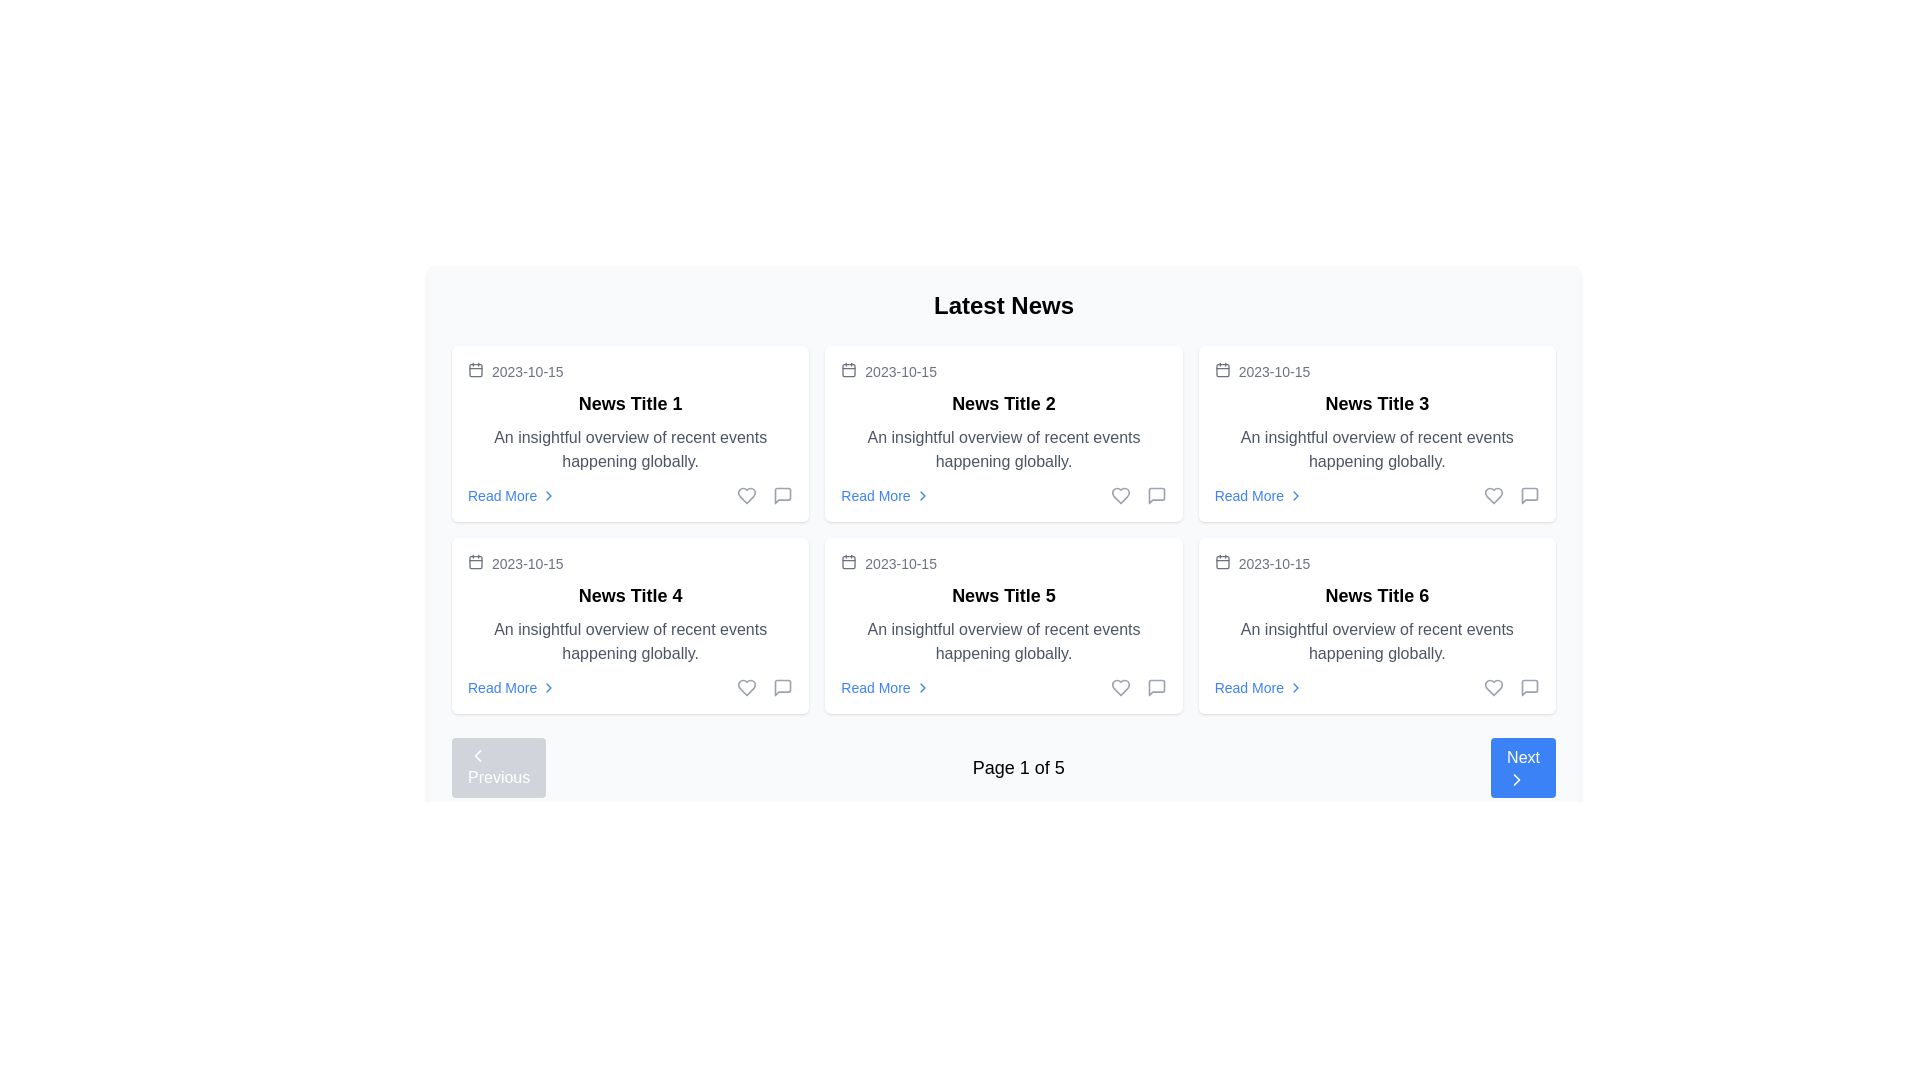 Image resolution: width=1920 pixels, height=1080 pixels. I want to click on the 'Read More' hyperlinked text at the bottom of the fifth news card, so click(875, 686).